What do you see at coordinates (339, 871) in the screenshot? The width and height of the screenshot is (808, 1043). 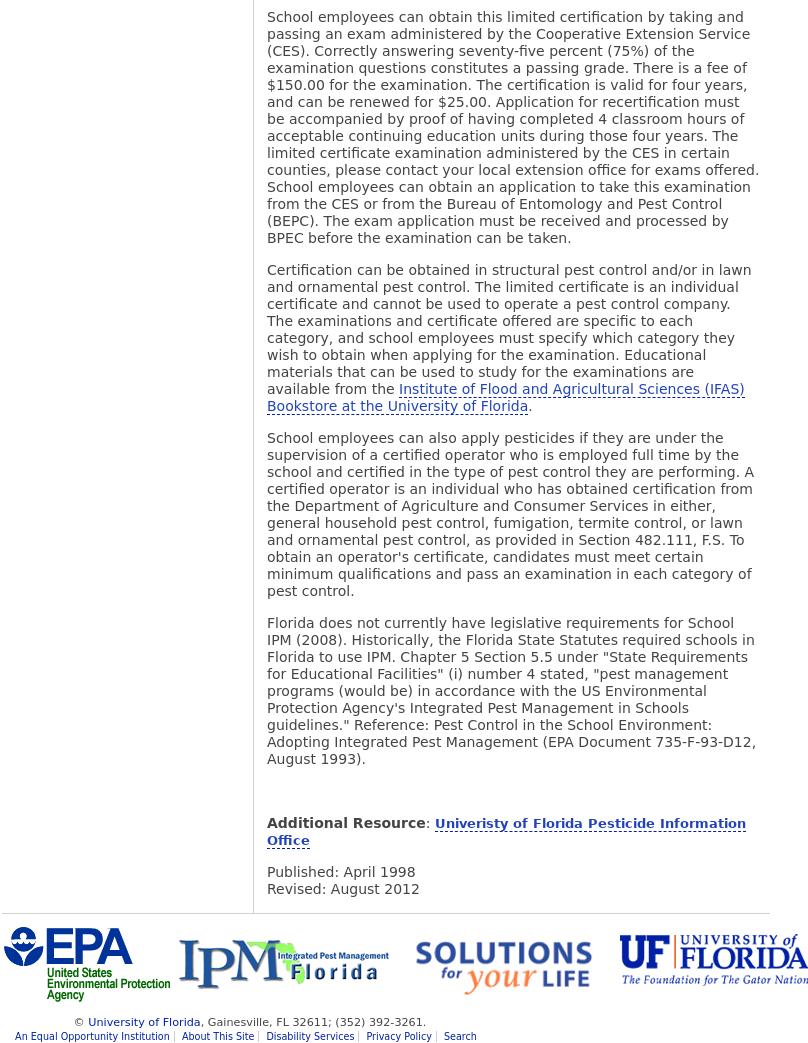 I see `'Published: April 1998'` at bounding box center [339, 871].